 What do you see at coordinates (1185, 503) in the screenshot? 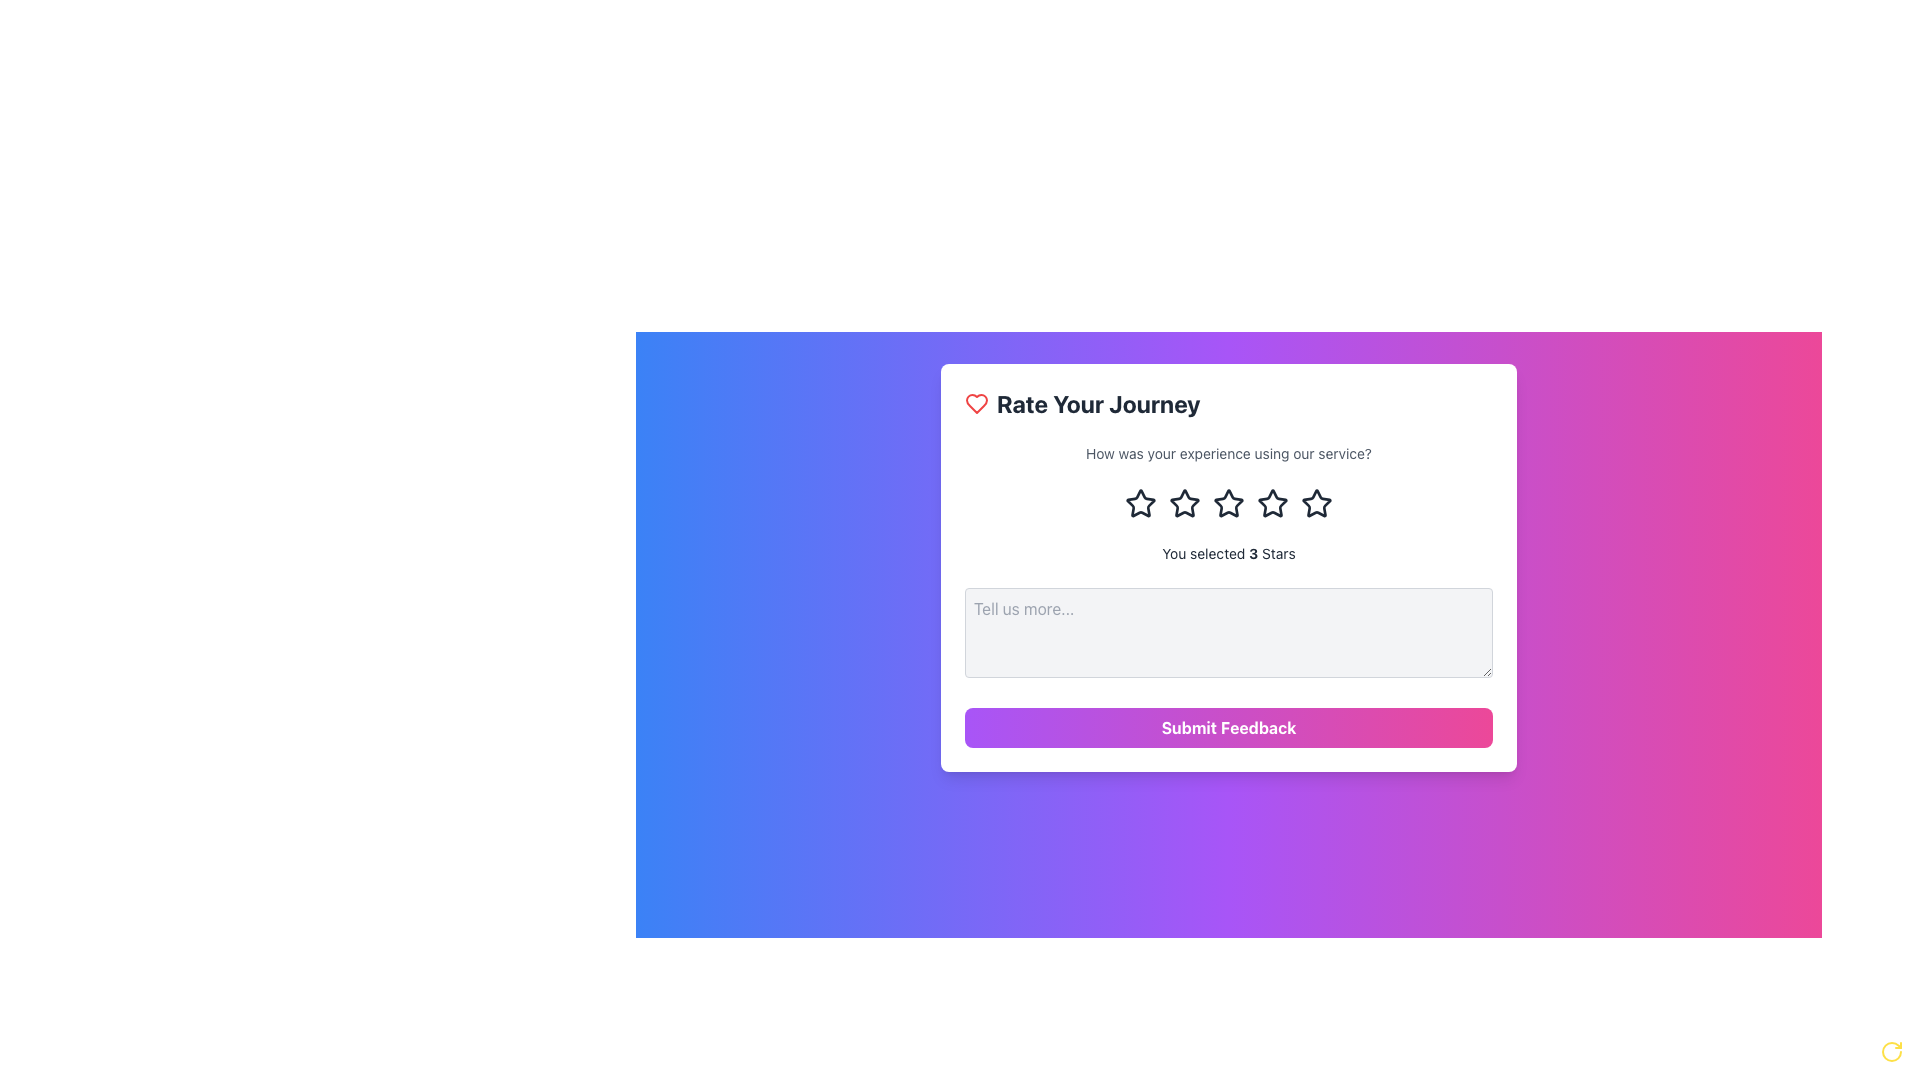
I see `the third star-shaped rating icon with a hollow center and black borders in the 'Rate Your Journey' section` at bounding box center [1185, 503].